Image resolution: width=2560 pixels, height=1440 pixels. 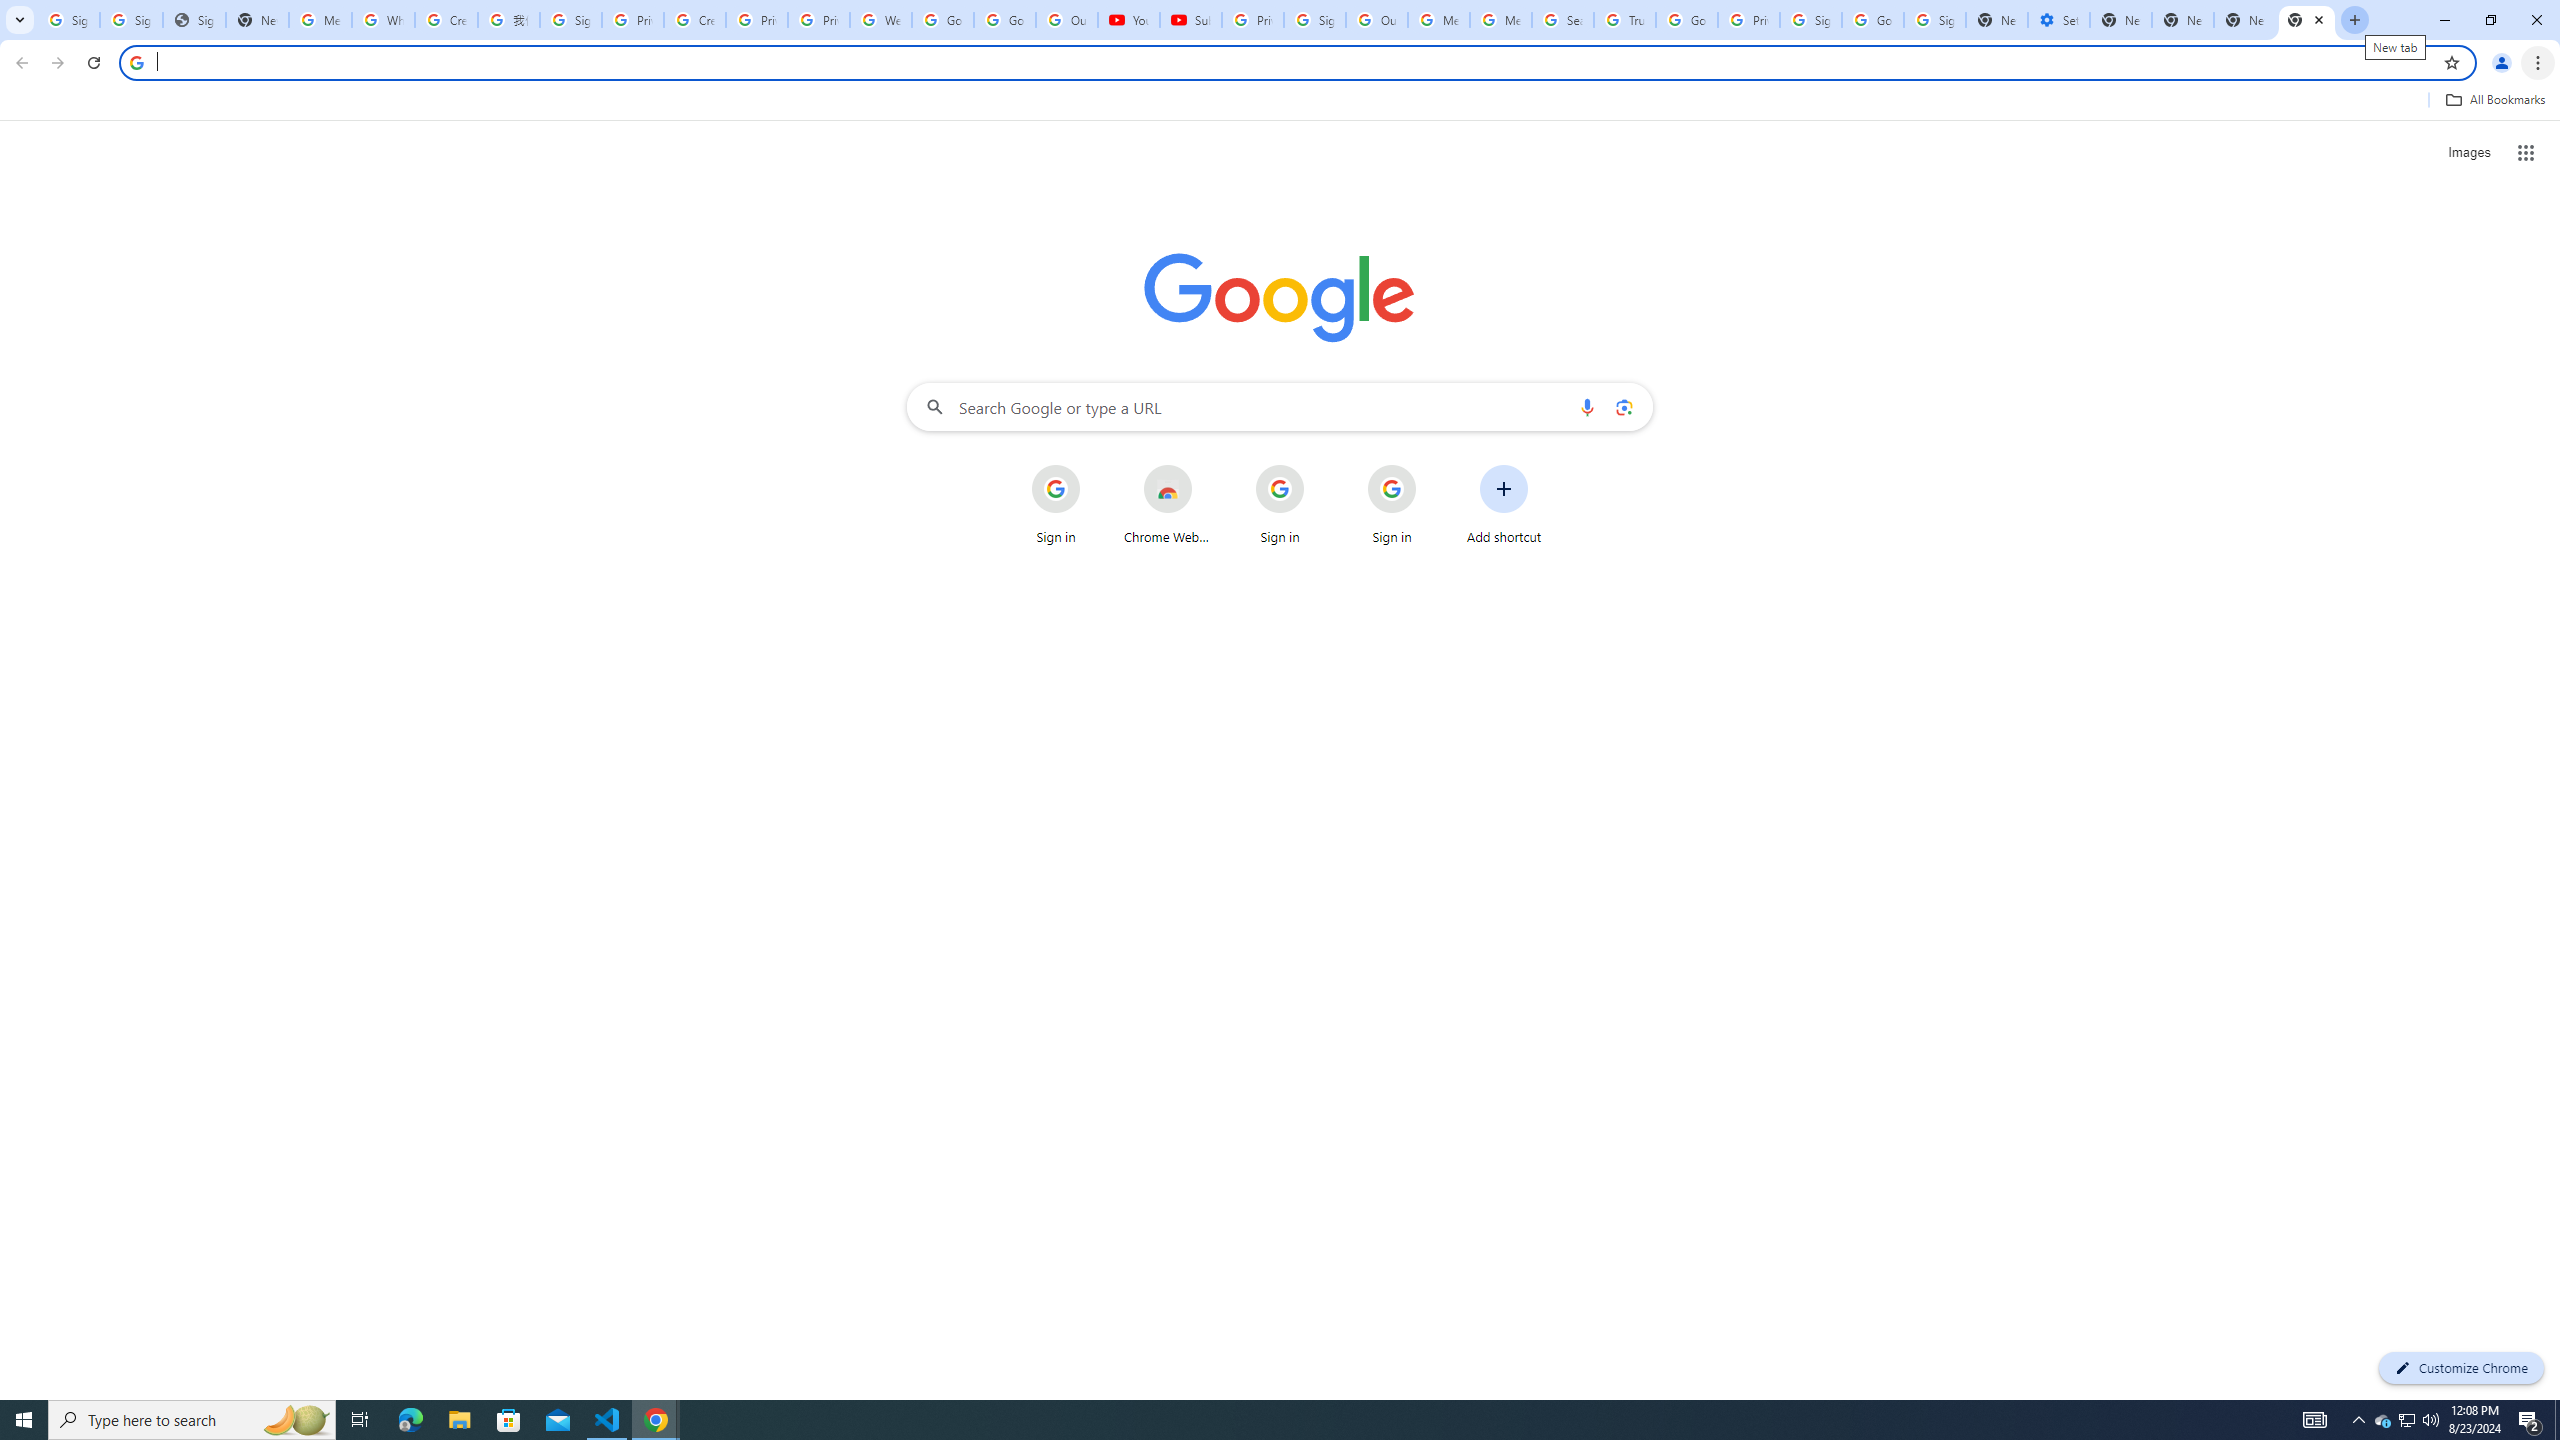 I want to click on 'Who is my administrator? - Google Account Help', so click(x=383, y=19).